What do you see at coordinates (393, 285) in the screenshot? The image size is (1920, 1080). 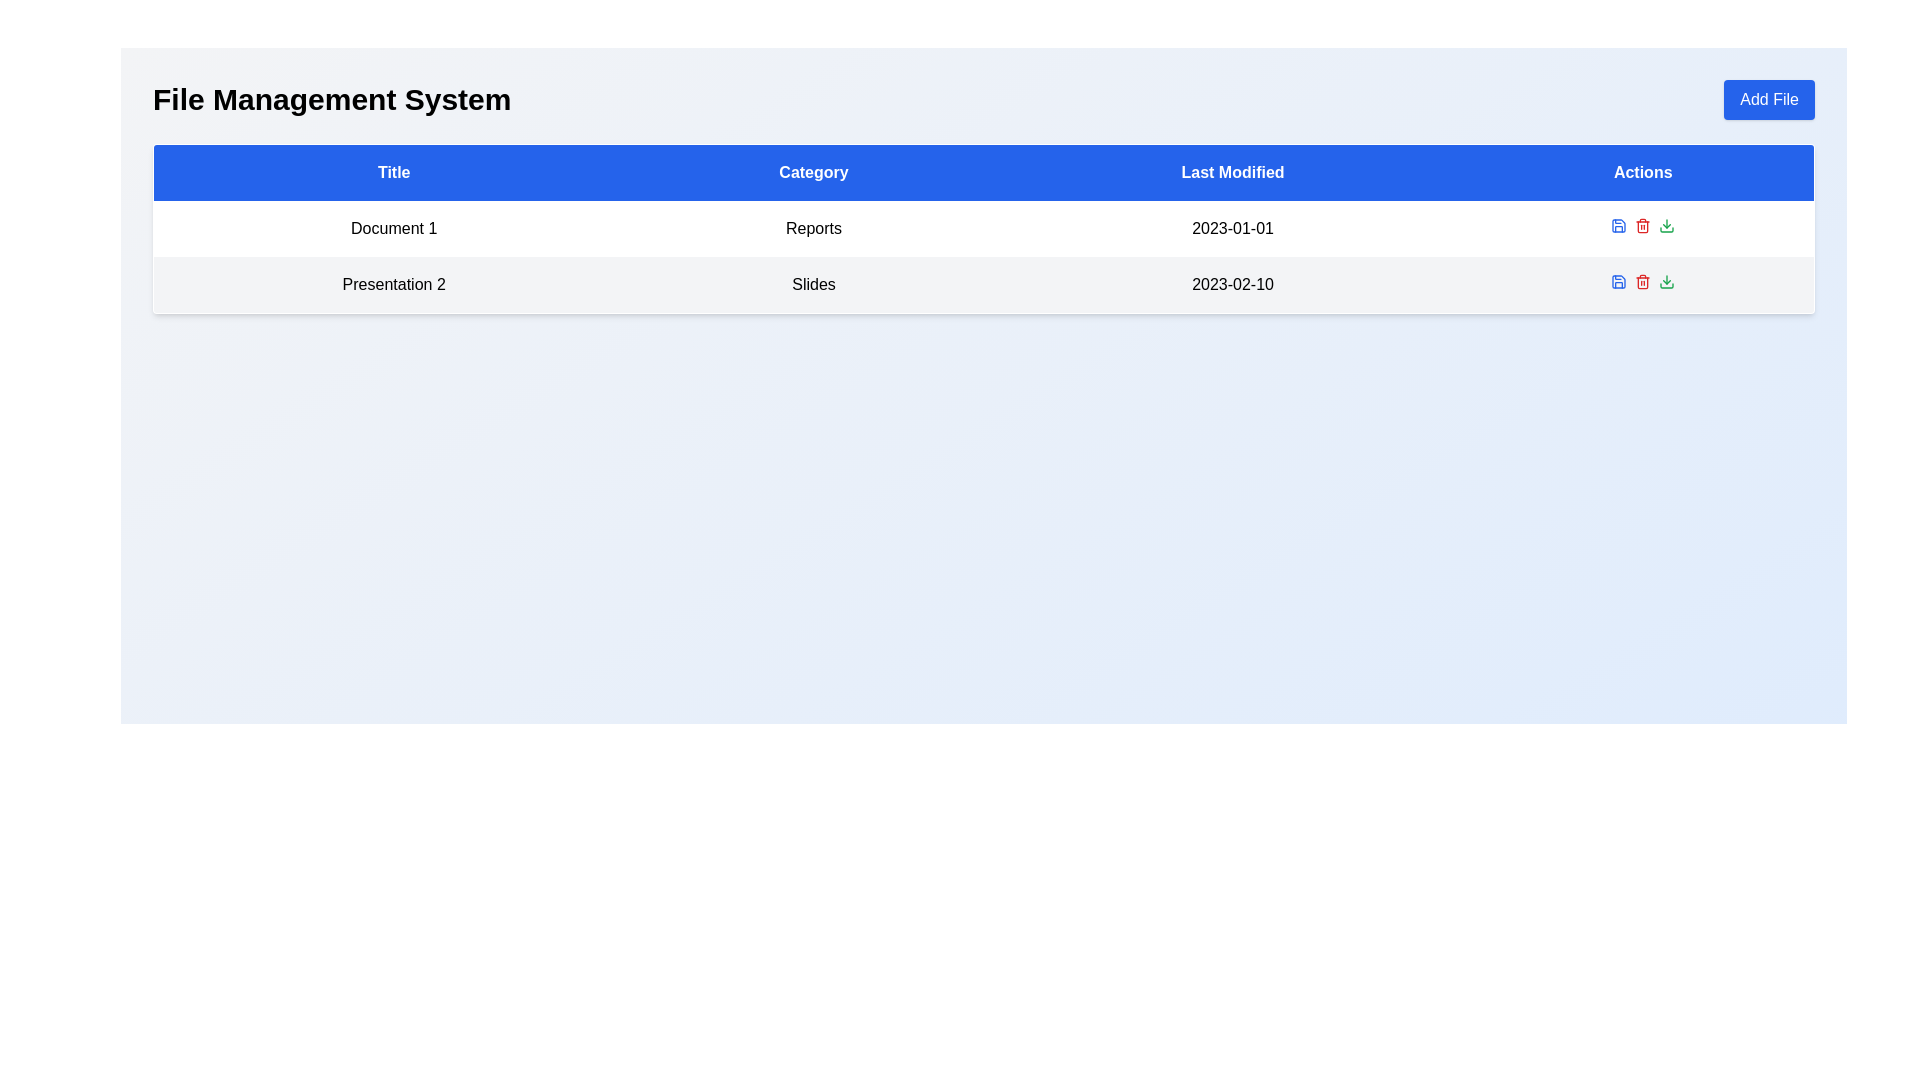 I see `the title text 'Presentation 2' located in the first column of the second row of the table to check the title` at bounding box center [393, 285].